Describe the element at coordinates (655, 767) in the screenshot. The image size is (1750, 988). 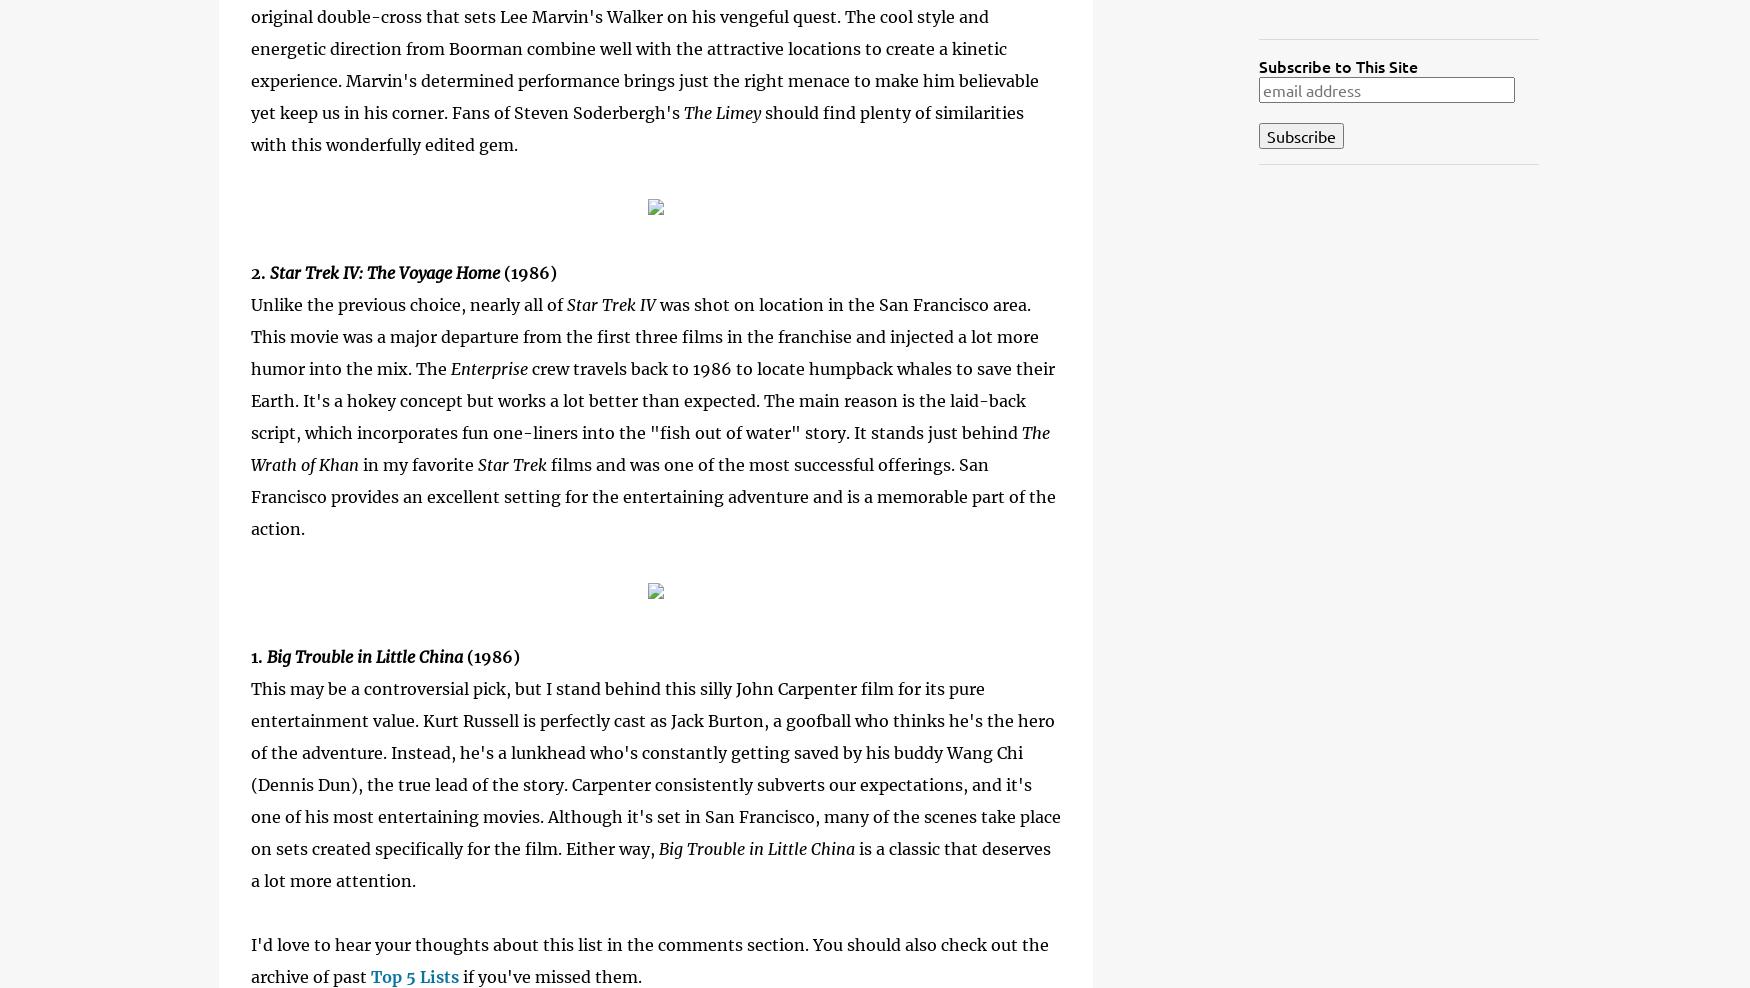
I see `'This may be a controversial pick, but I stand behind this silly John Carpenter film for its pure entertainment value. Kurt Russell is perfectly cast as Jack Burton, a goofball who thinks he's the hero of the adventure. Instead, he's a lunkhead who's constantly getting saved by his buddy Wang Chi (Dennis Dun), the true lead of the story. Carpenter consistently subverts our expectations, and it's one of his most entertaining movies. Although it's set in San Francisco, many of the scenes take place on sets created specifically for the film. Either way,'` at that location.